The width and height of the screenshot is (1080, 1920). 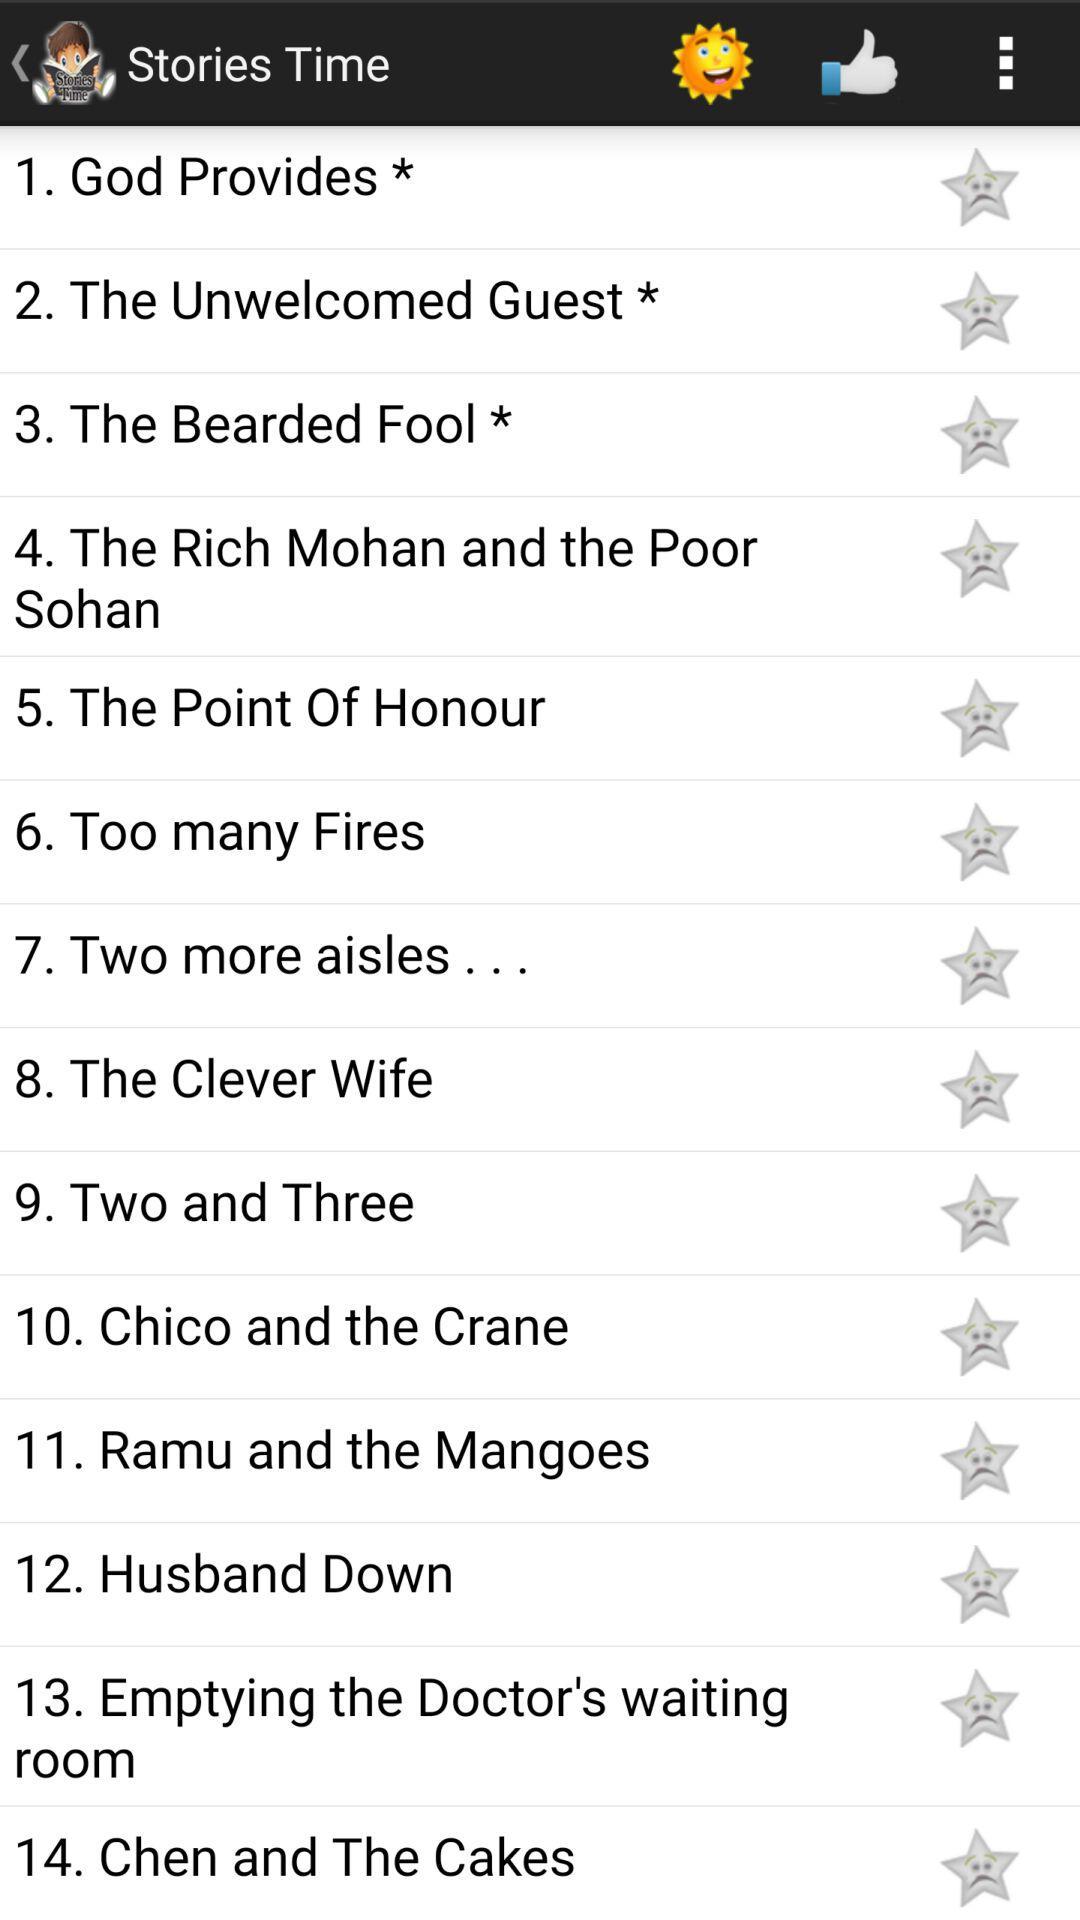 I want to click on the story, so click(x=978, y=1212).